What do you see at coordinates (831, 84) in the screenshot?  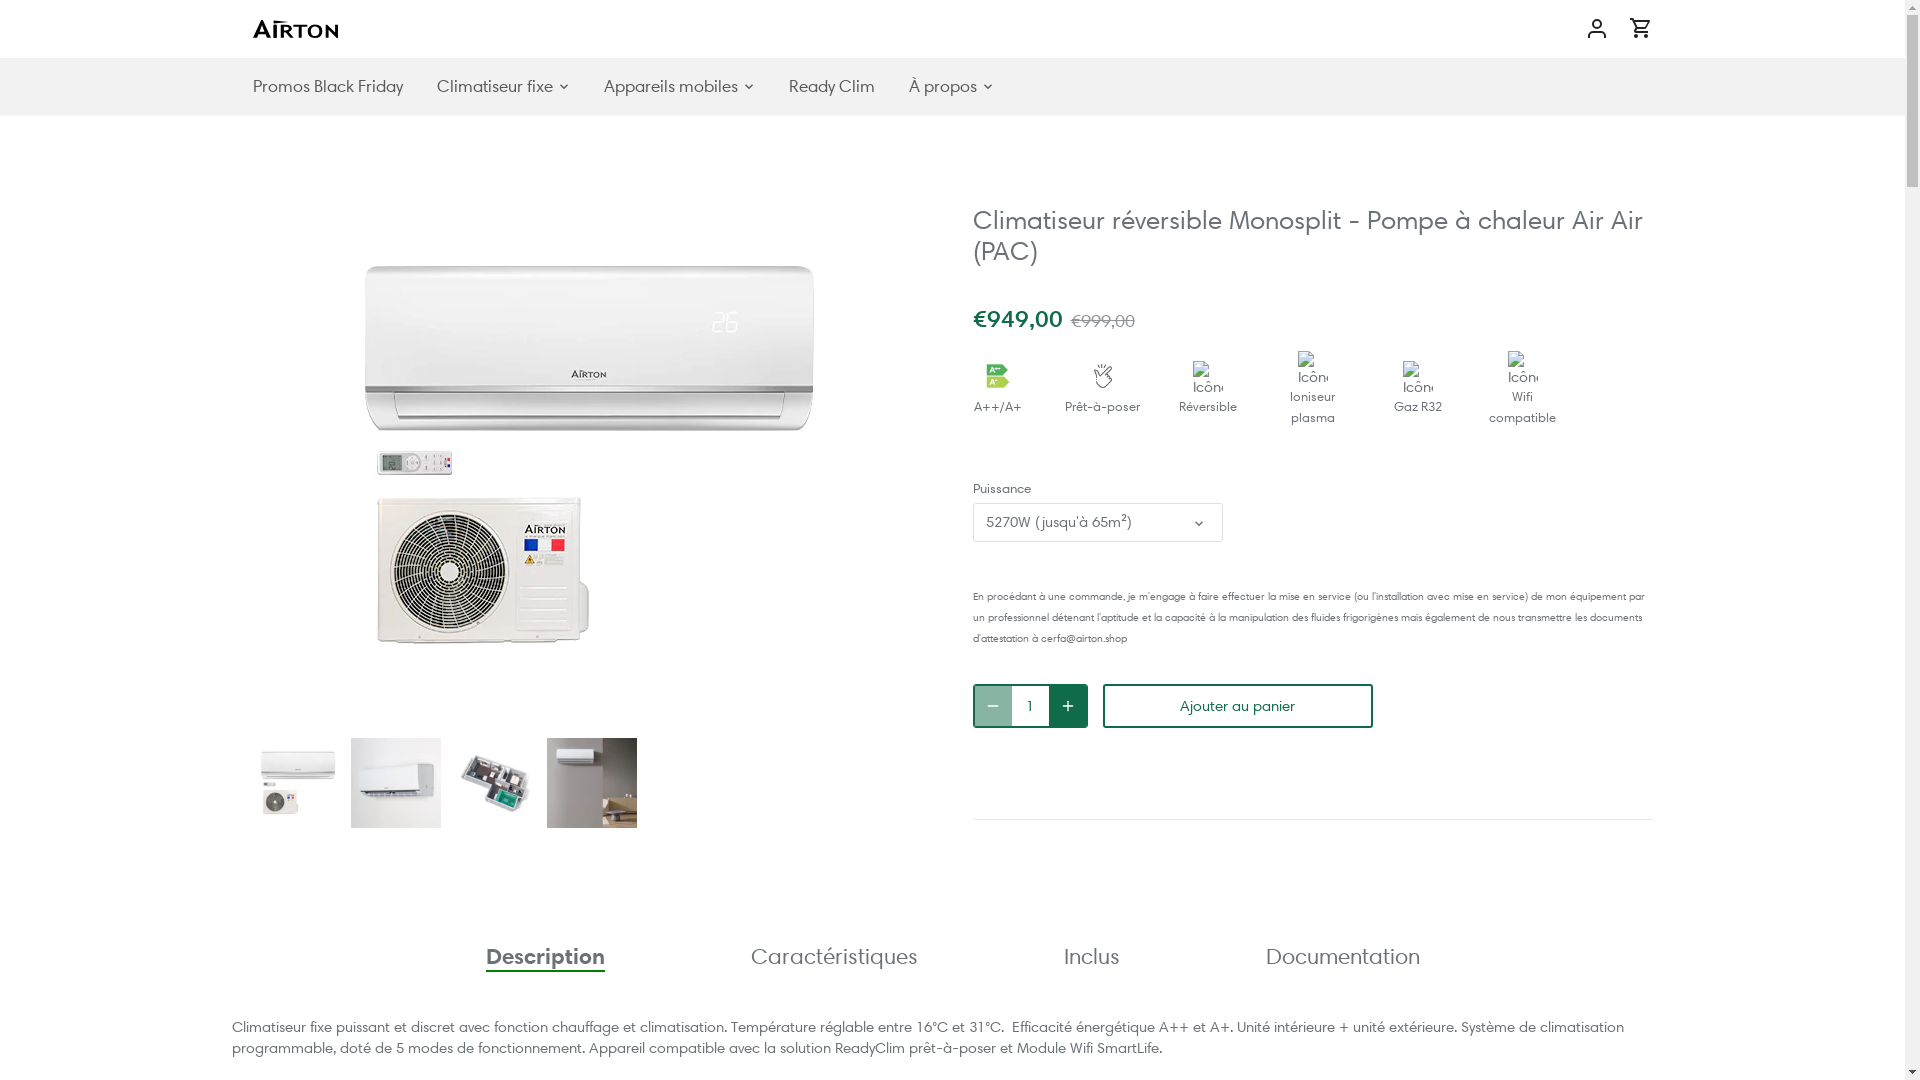 I see `'Ready Clim'` at bounding box center [831, 84].